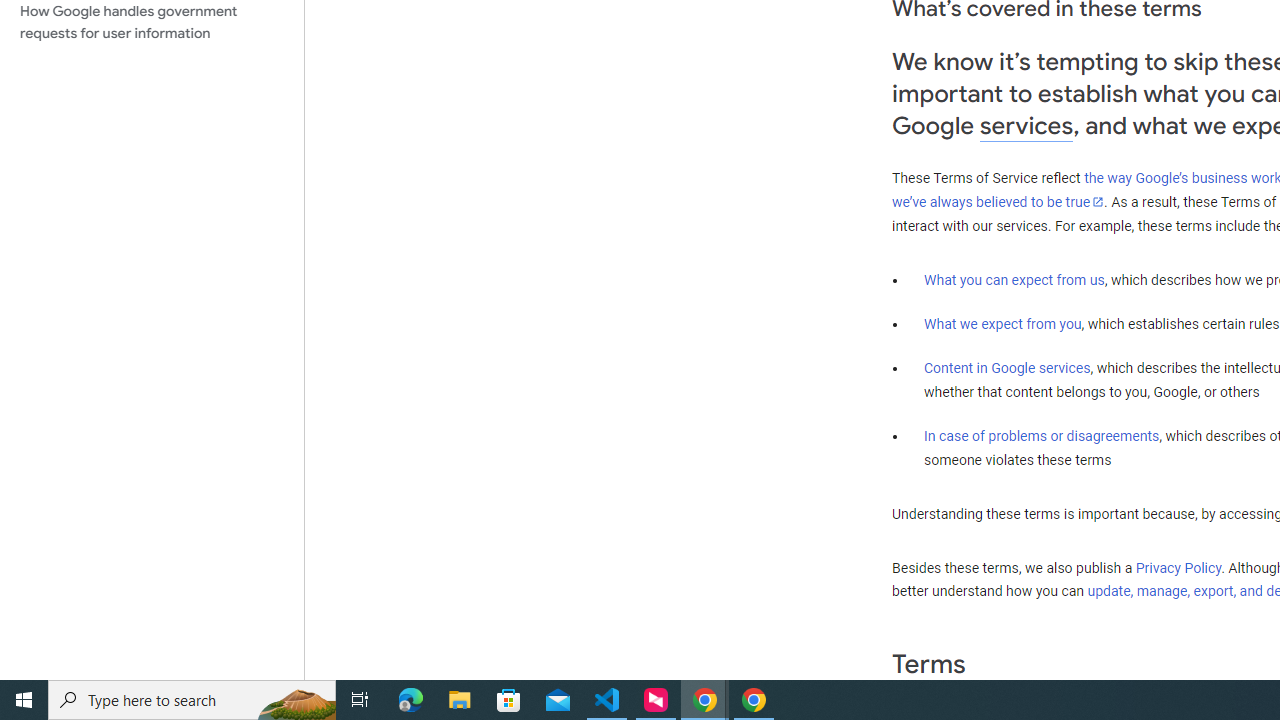 This screenshot has width=1280, height=720. I want to click on 'In case of problems or disagreements', so click(1040, 434).